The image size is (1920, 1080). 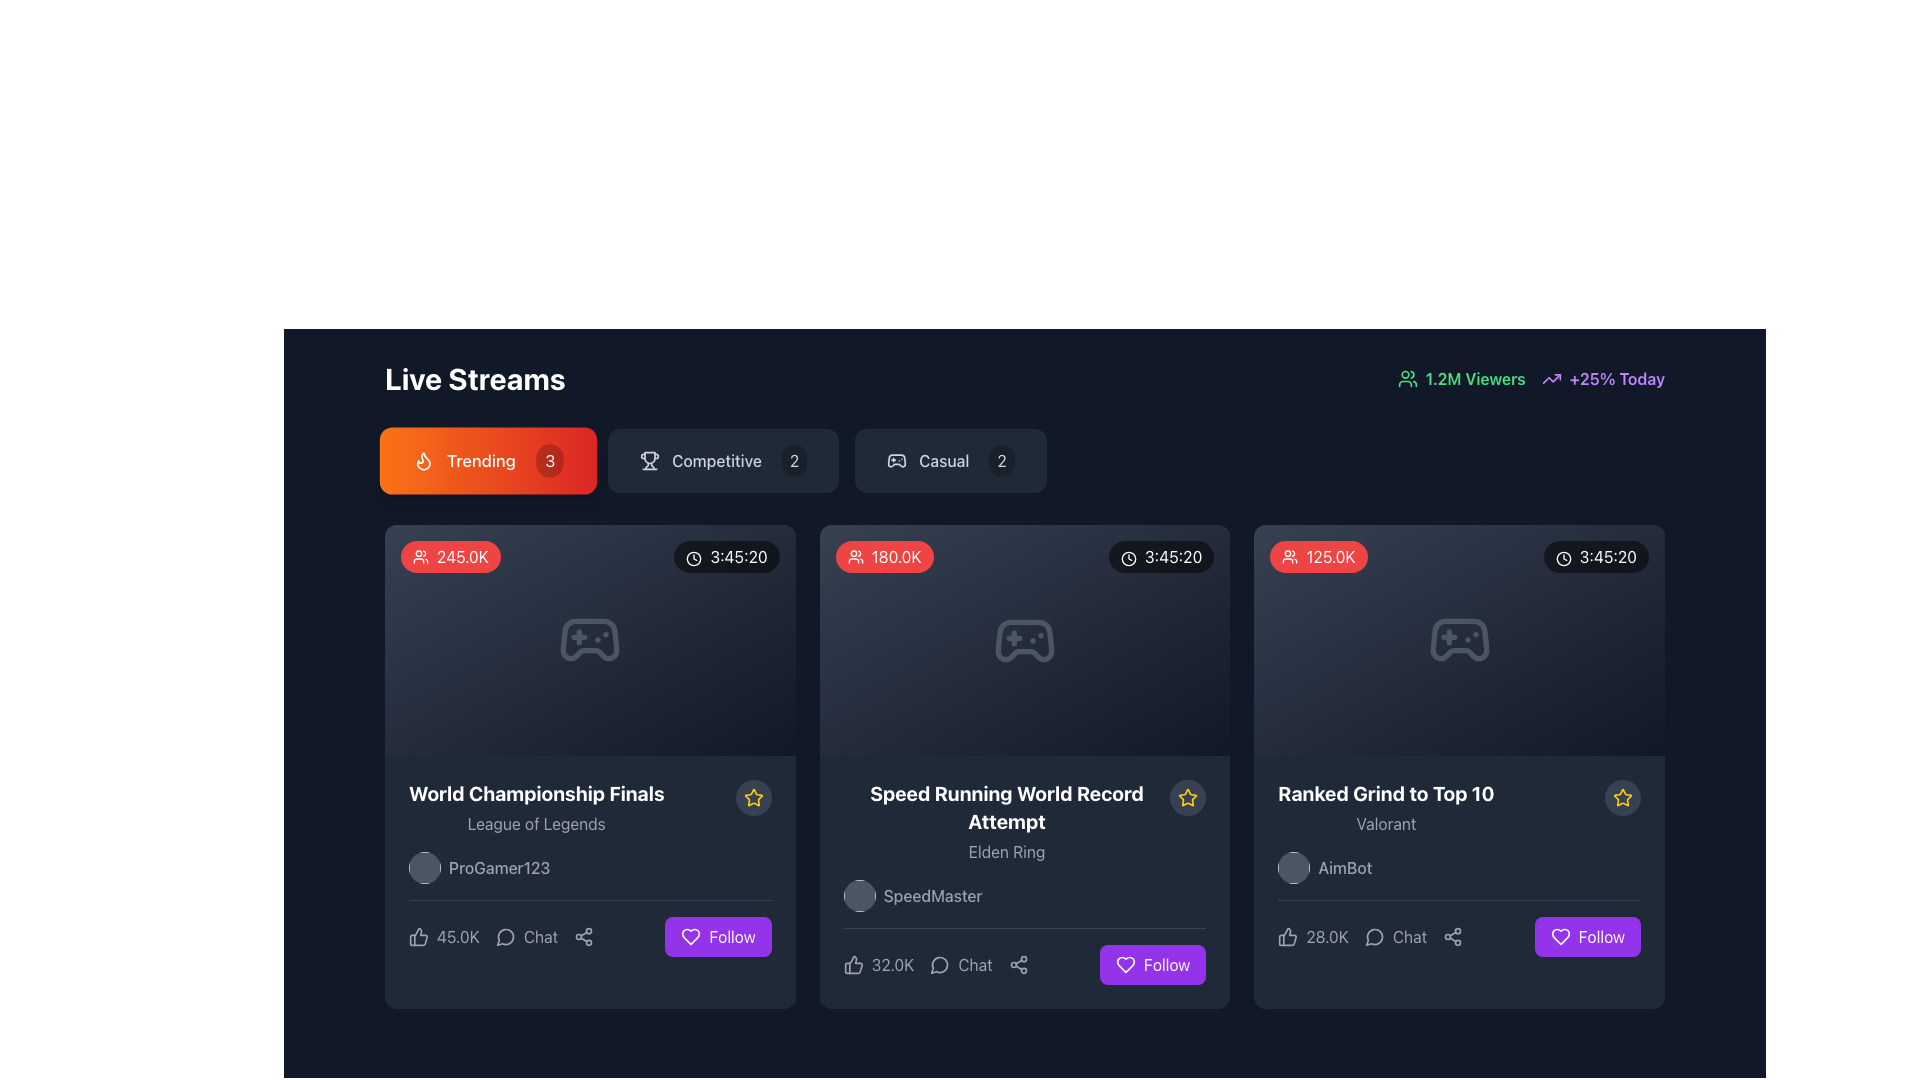 I want to click on the Text label displaying the number of likes or approval votes, located beneath the 'Ranked Grind to Top 10' card in the third column of the 'Live Streams' section, to the right of the thumbs-up icon, so click(x=1327, y=937).